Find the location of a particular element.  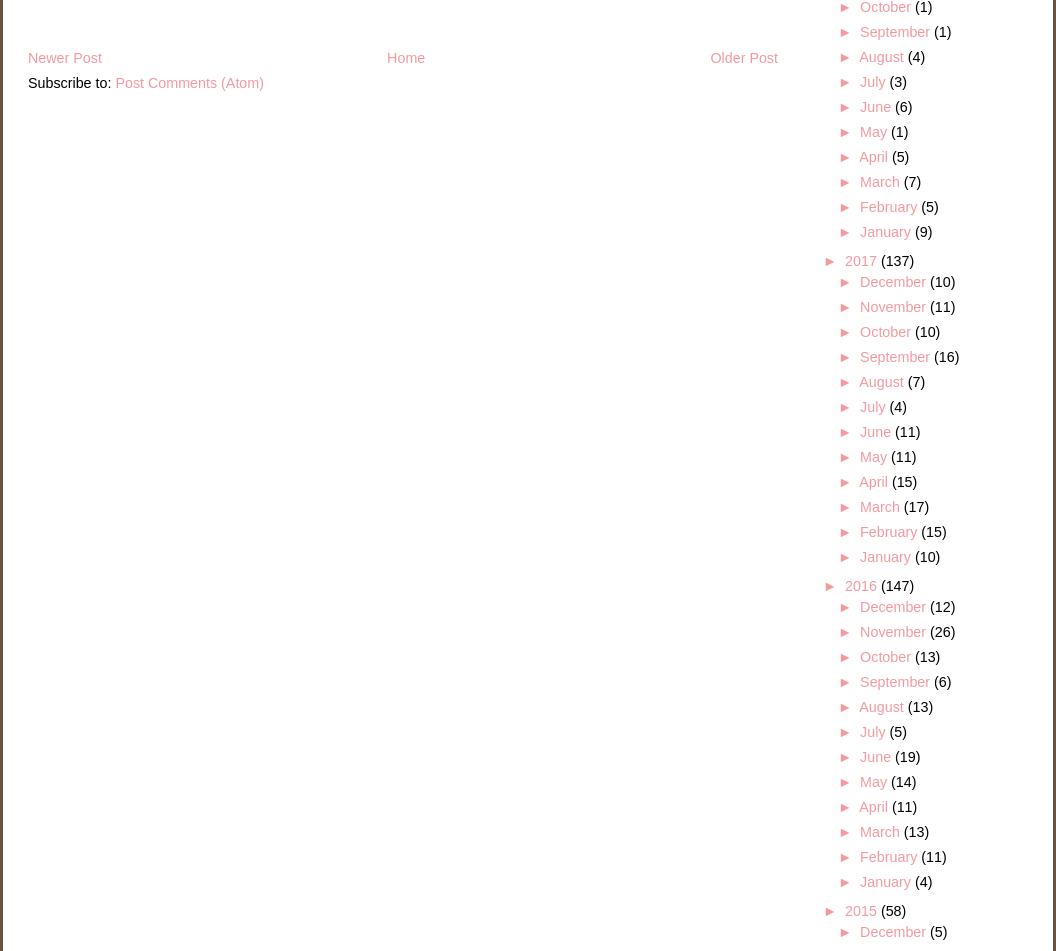

'(19)' is located at coordinates (906, 755).